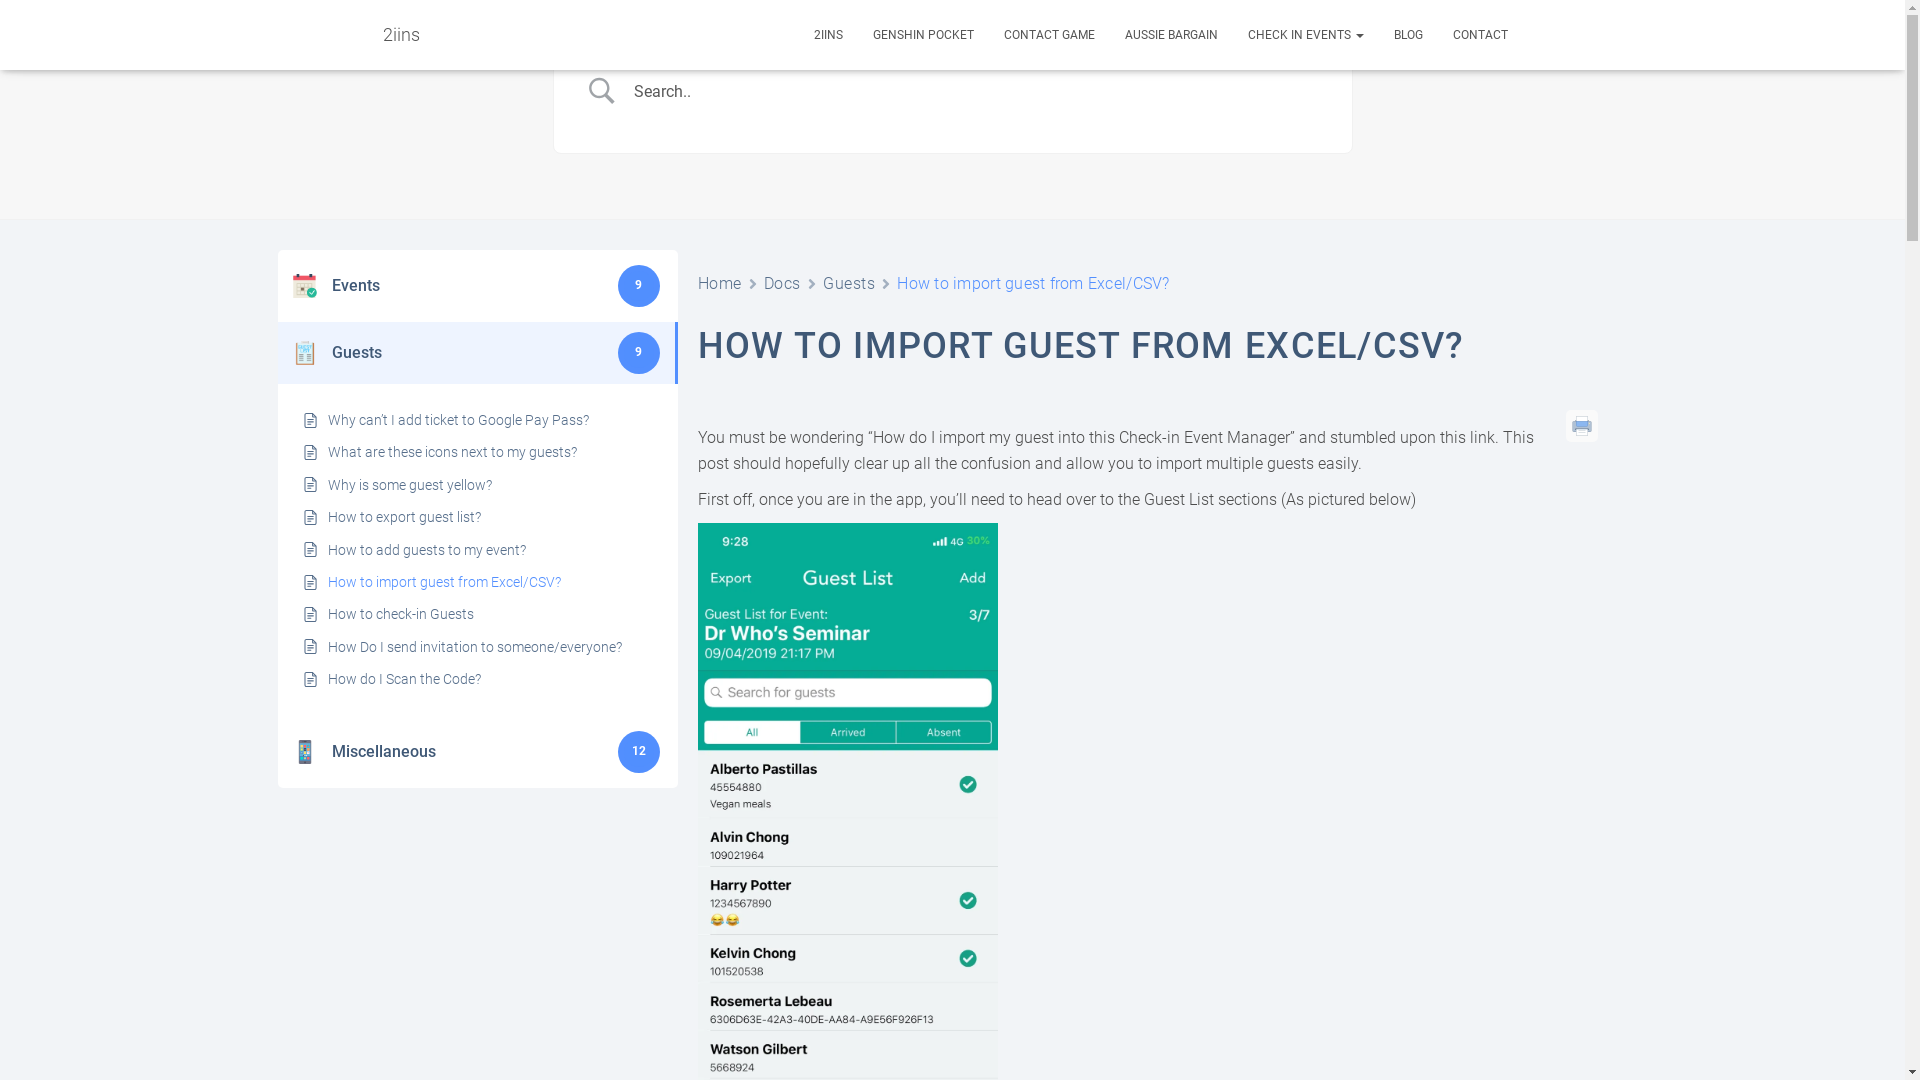  Describe the element at coordinates (720, 283) in the screenshot. I see `'Home'` at that location.